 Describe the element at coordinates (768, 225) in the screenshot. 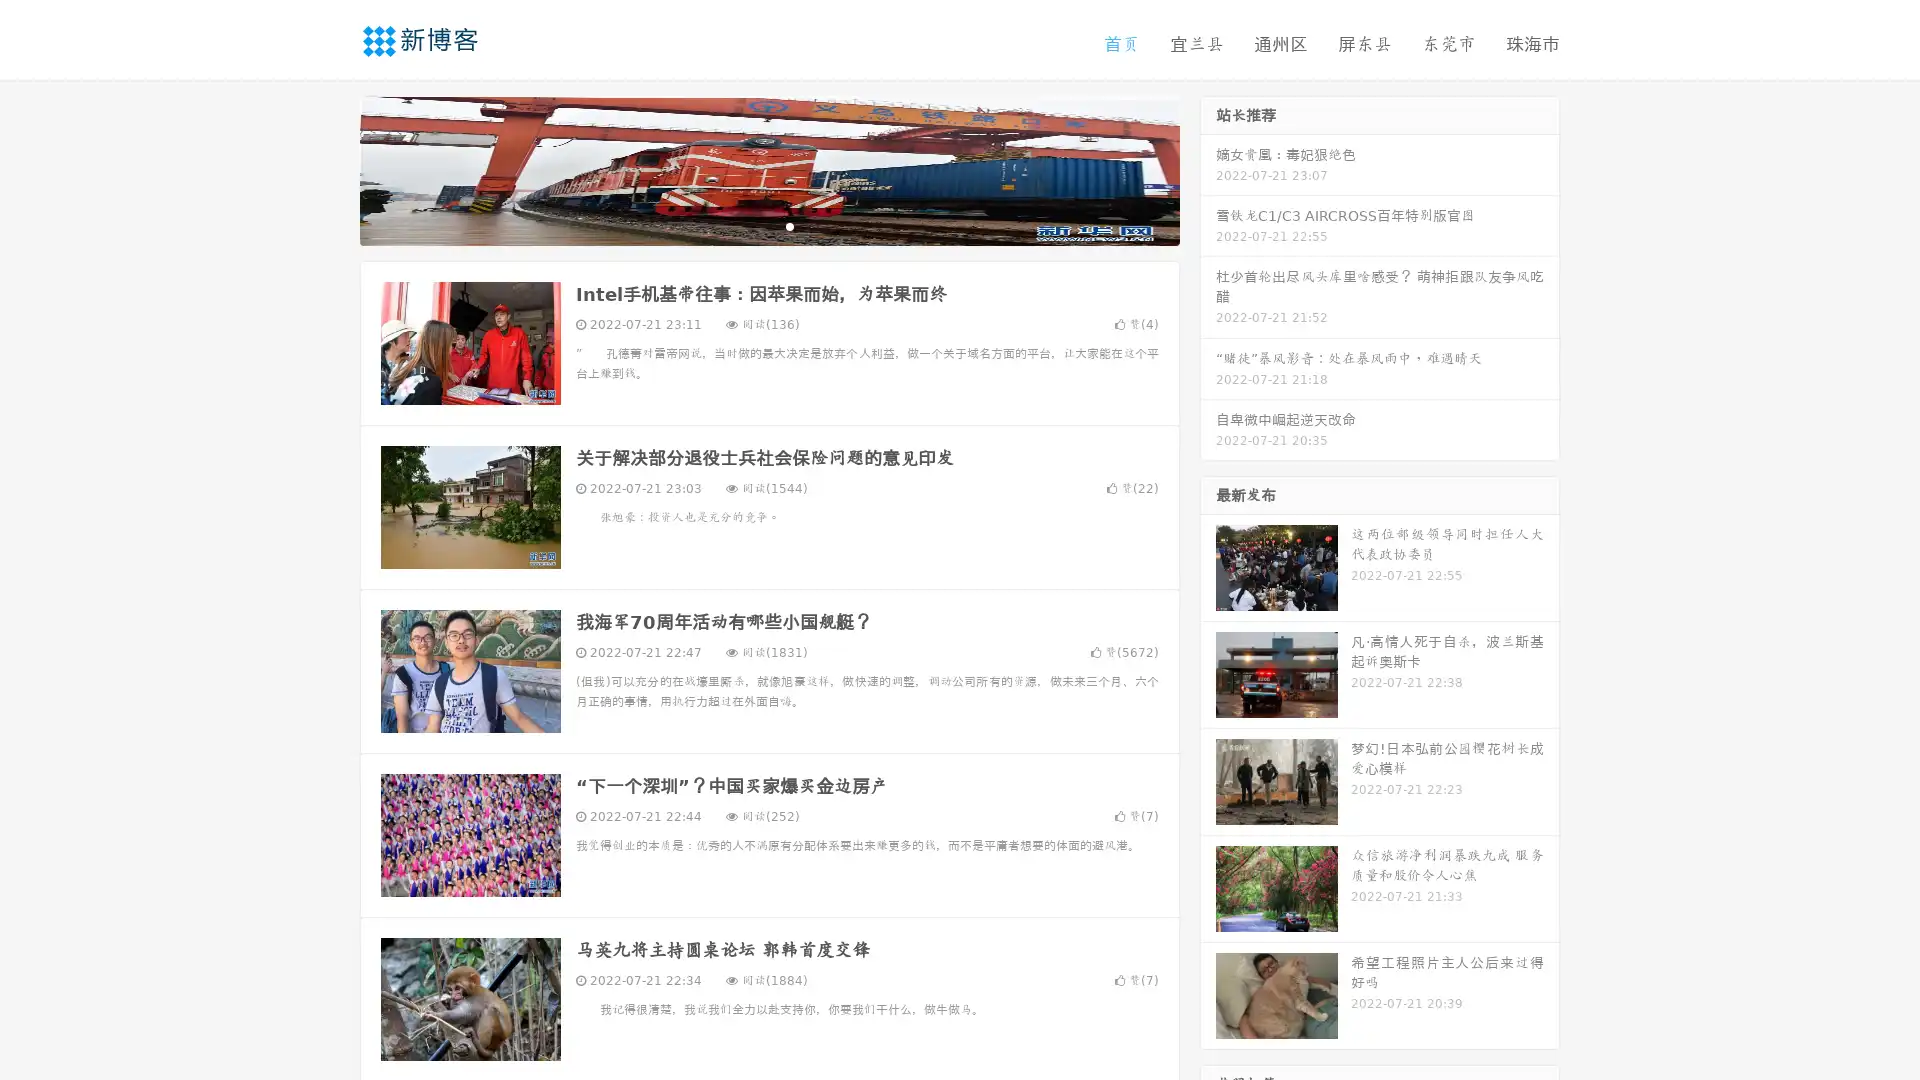

I see `Go to slide 2` at that location.